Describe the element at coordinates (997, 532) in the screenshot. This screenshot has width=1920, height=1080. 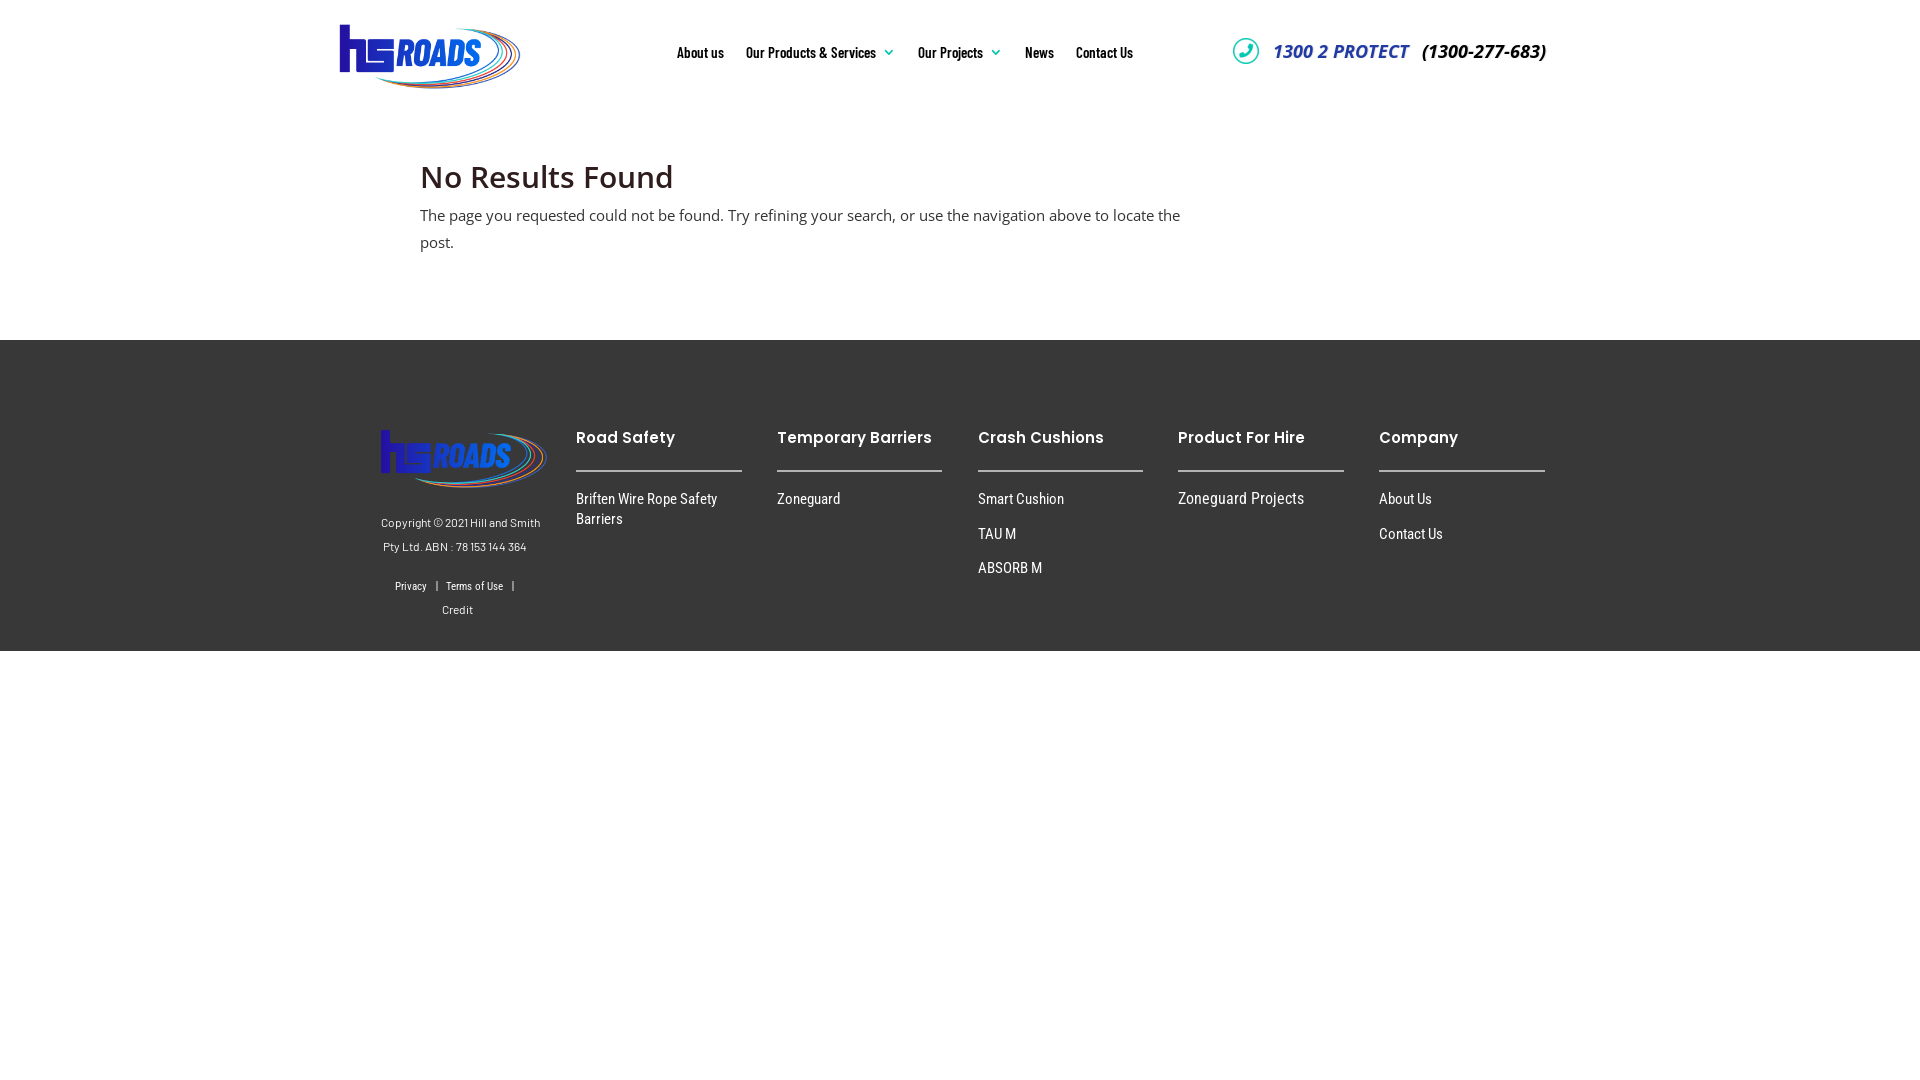
I see `'TAU M'` at that location.